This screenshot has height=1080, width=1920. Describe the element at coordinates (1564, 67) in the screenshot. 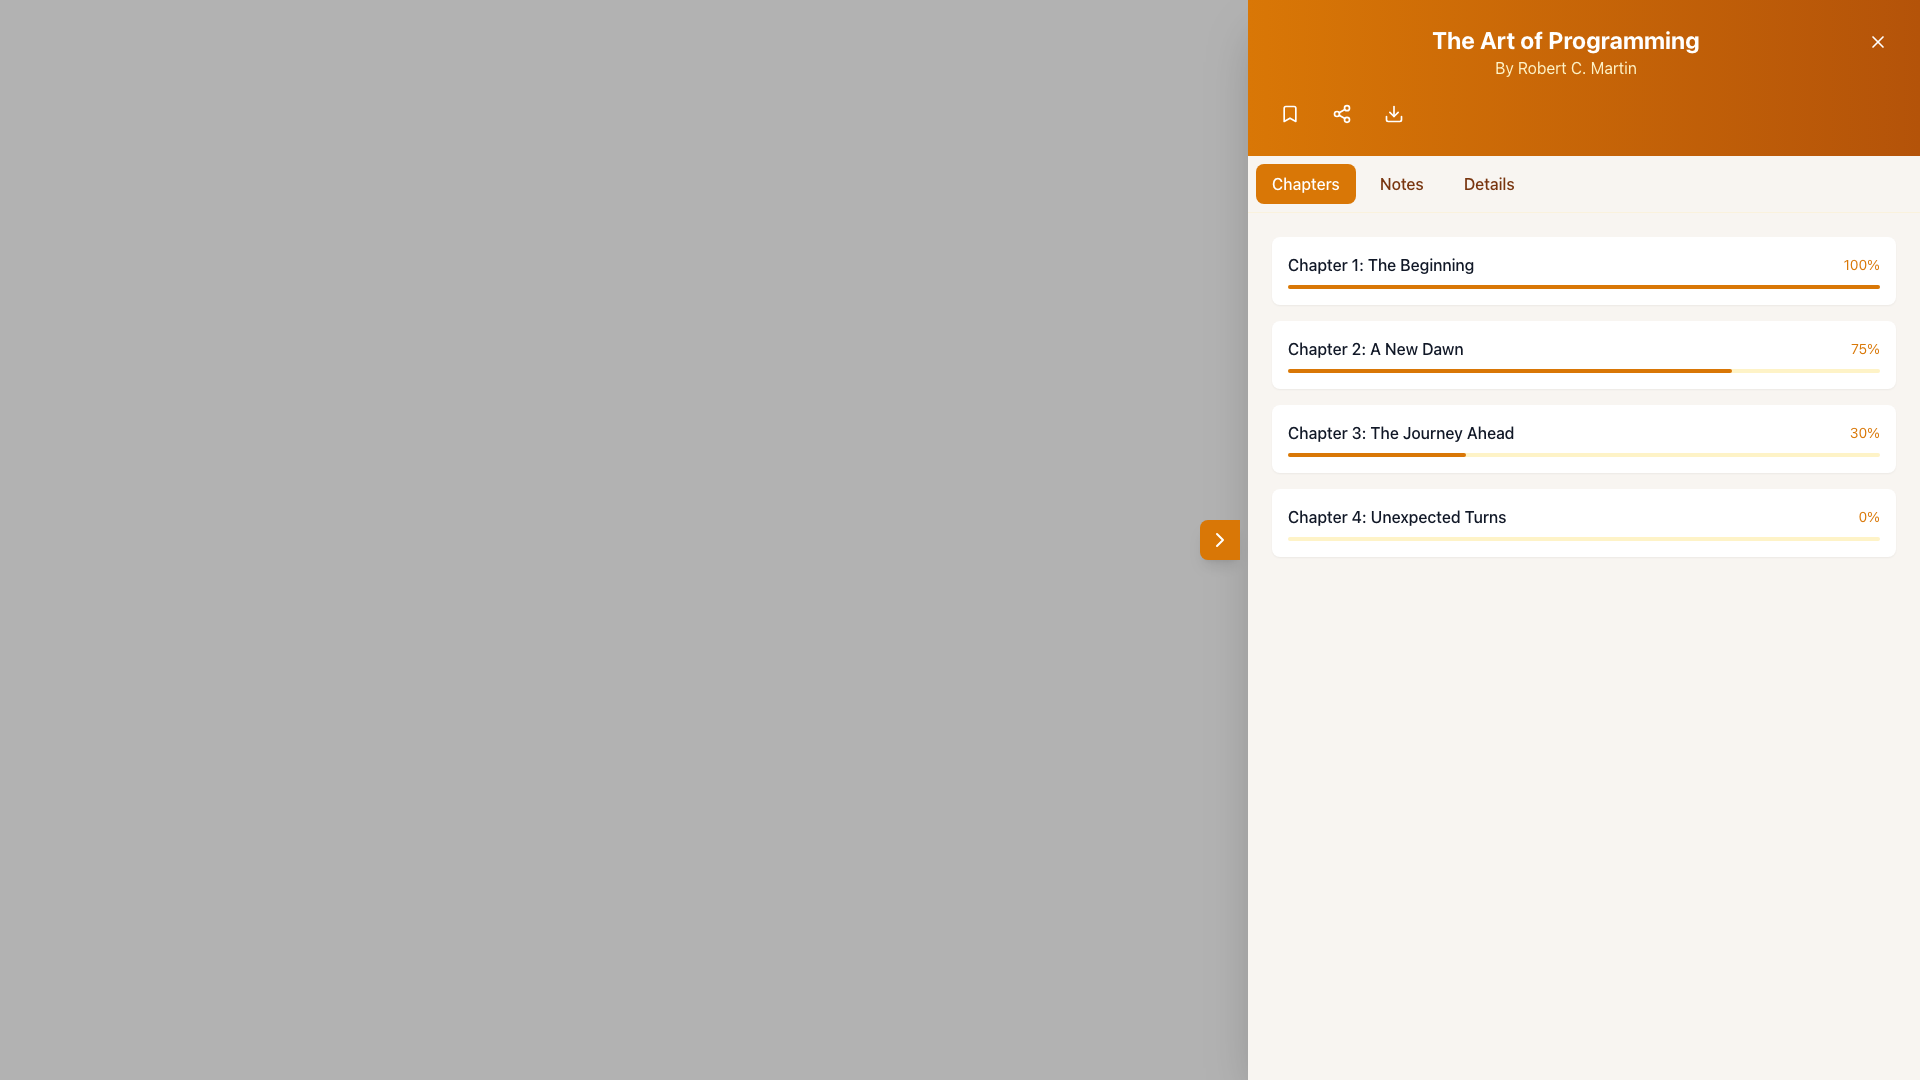

I see `the static text label displaying 'By Robert C. Martin', which is styled in white font on an orange background and positioned below the title 'The Art of Programming'` at that location.